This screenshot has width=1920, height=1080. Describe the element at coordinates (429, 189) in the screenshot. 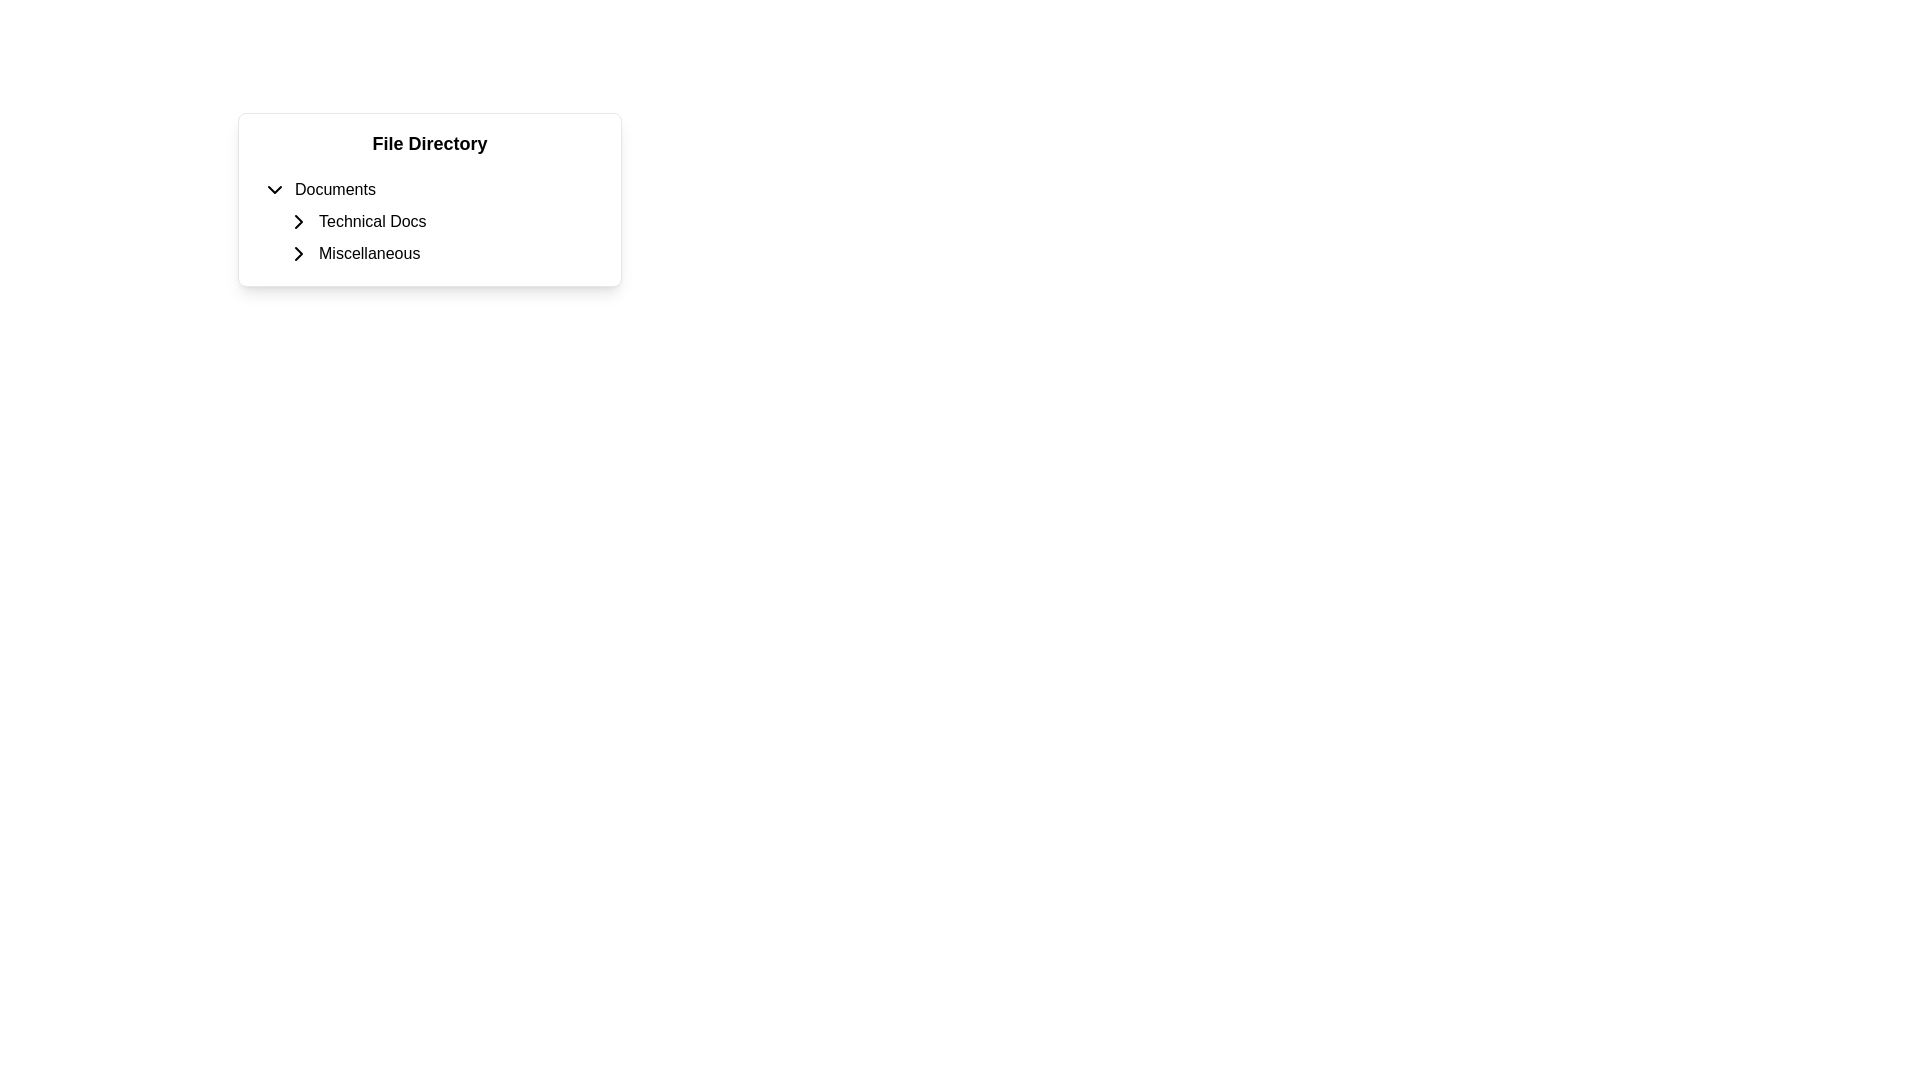

I see `the Collapsible header control labeled 'Documents' for keyboard navigation` at that location.